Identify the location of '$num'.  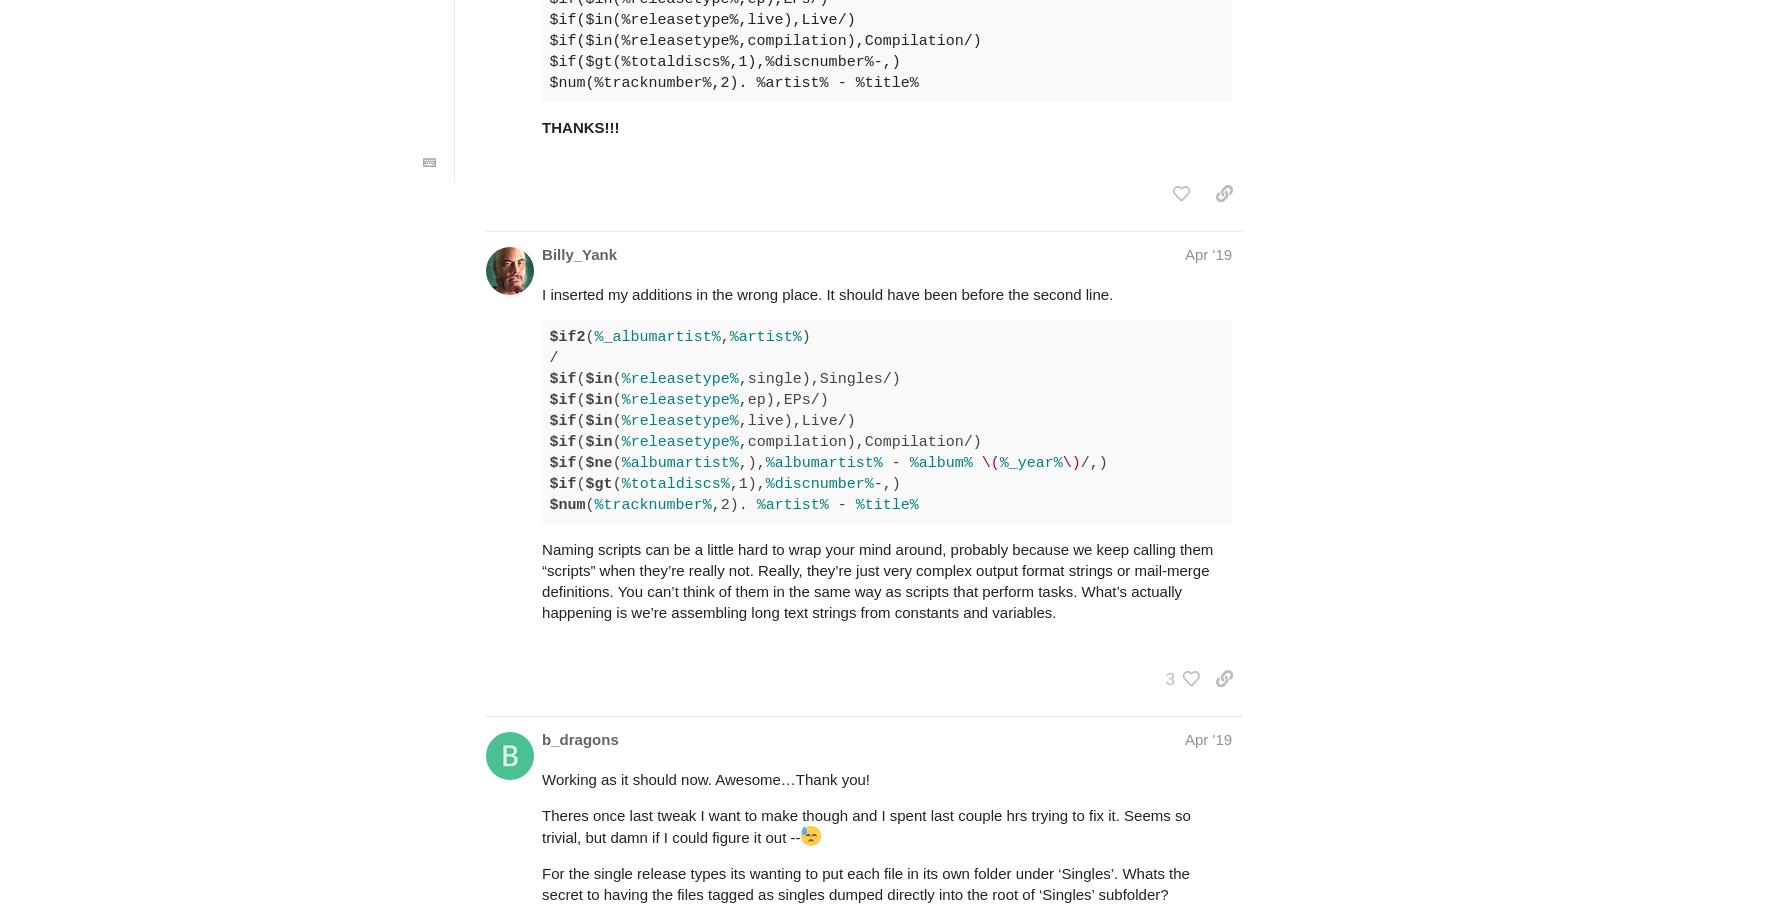
(547, 504).